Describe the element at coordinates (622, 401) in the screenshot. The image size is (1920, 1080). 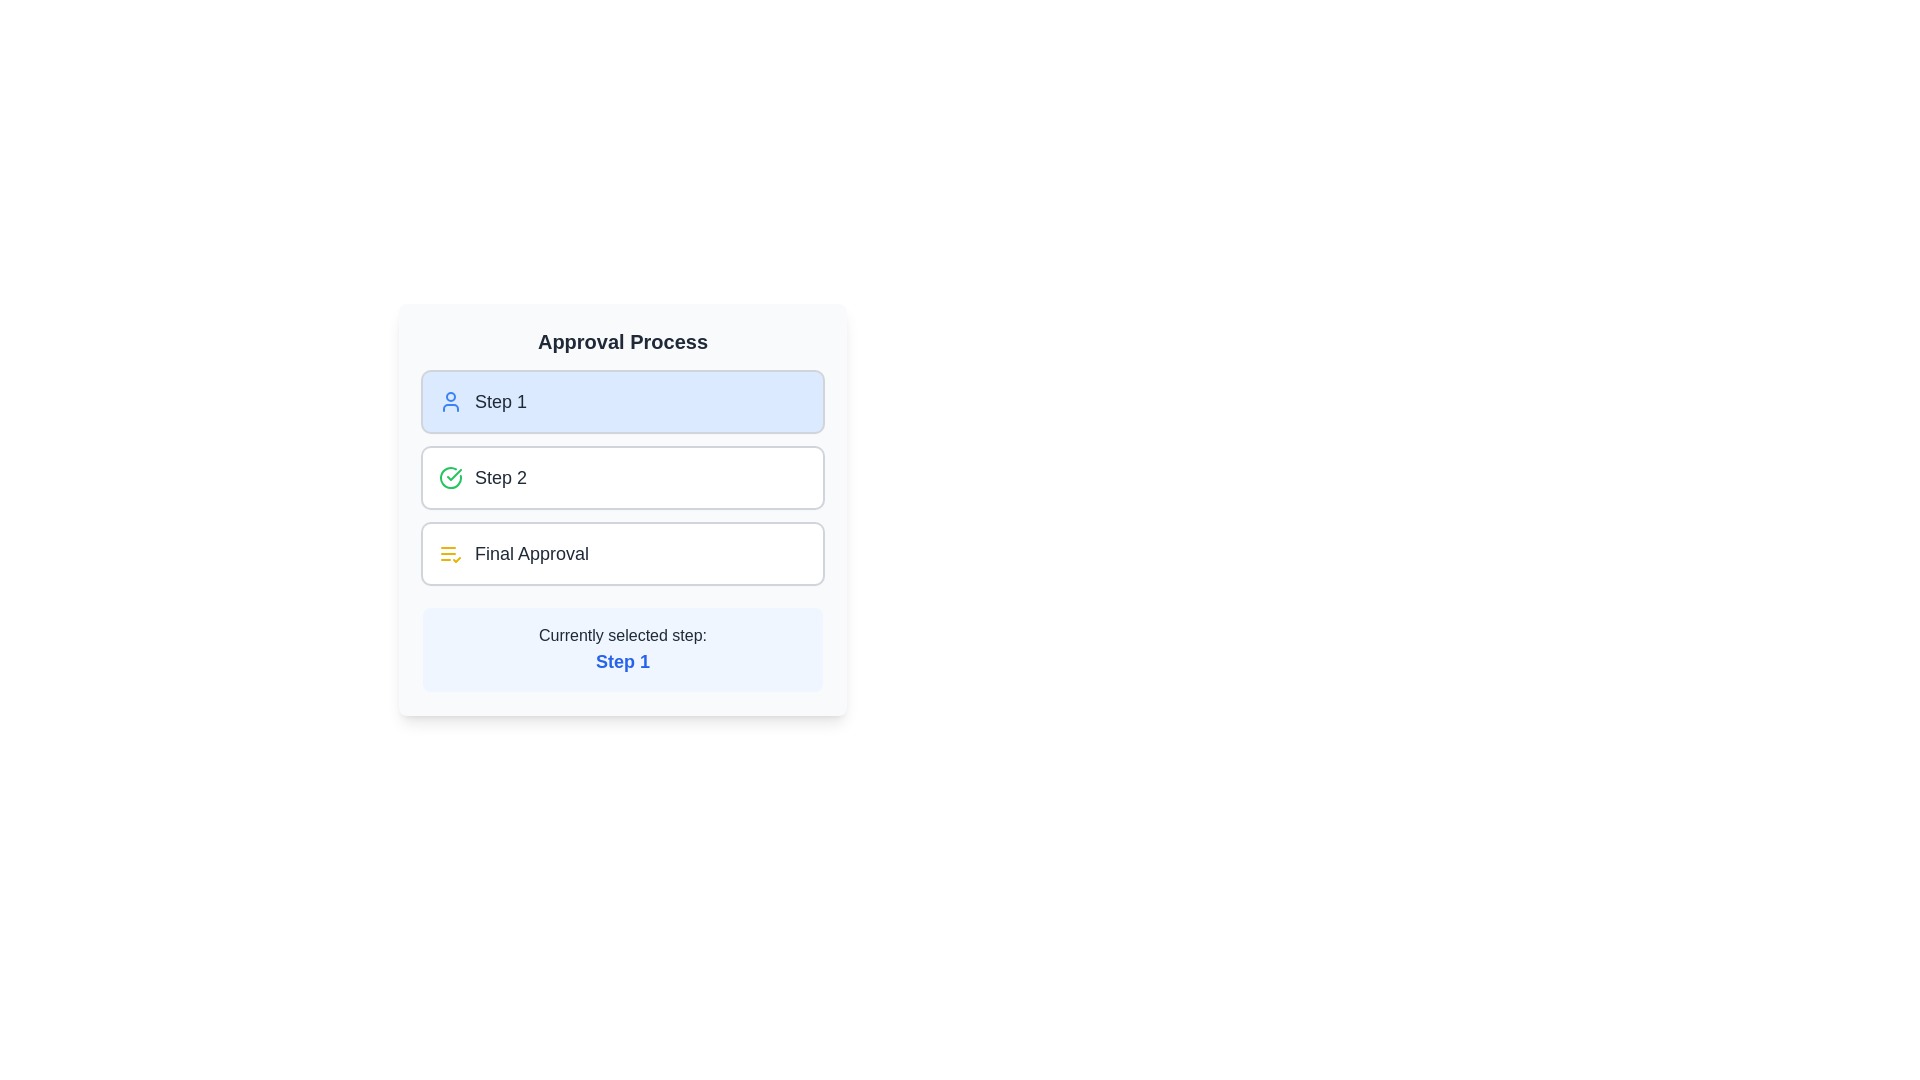
I see `the step Step 1 by clicking on its corresponding section` at that location.